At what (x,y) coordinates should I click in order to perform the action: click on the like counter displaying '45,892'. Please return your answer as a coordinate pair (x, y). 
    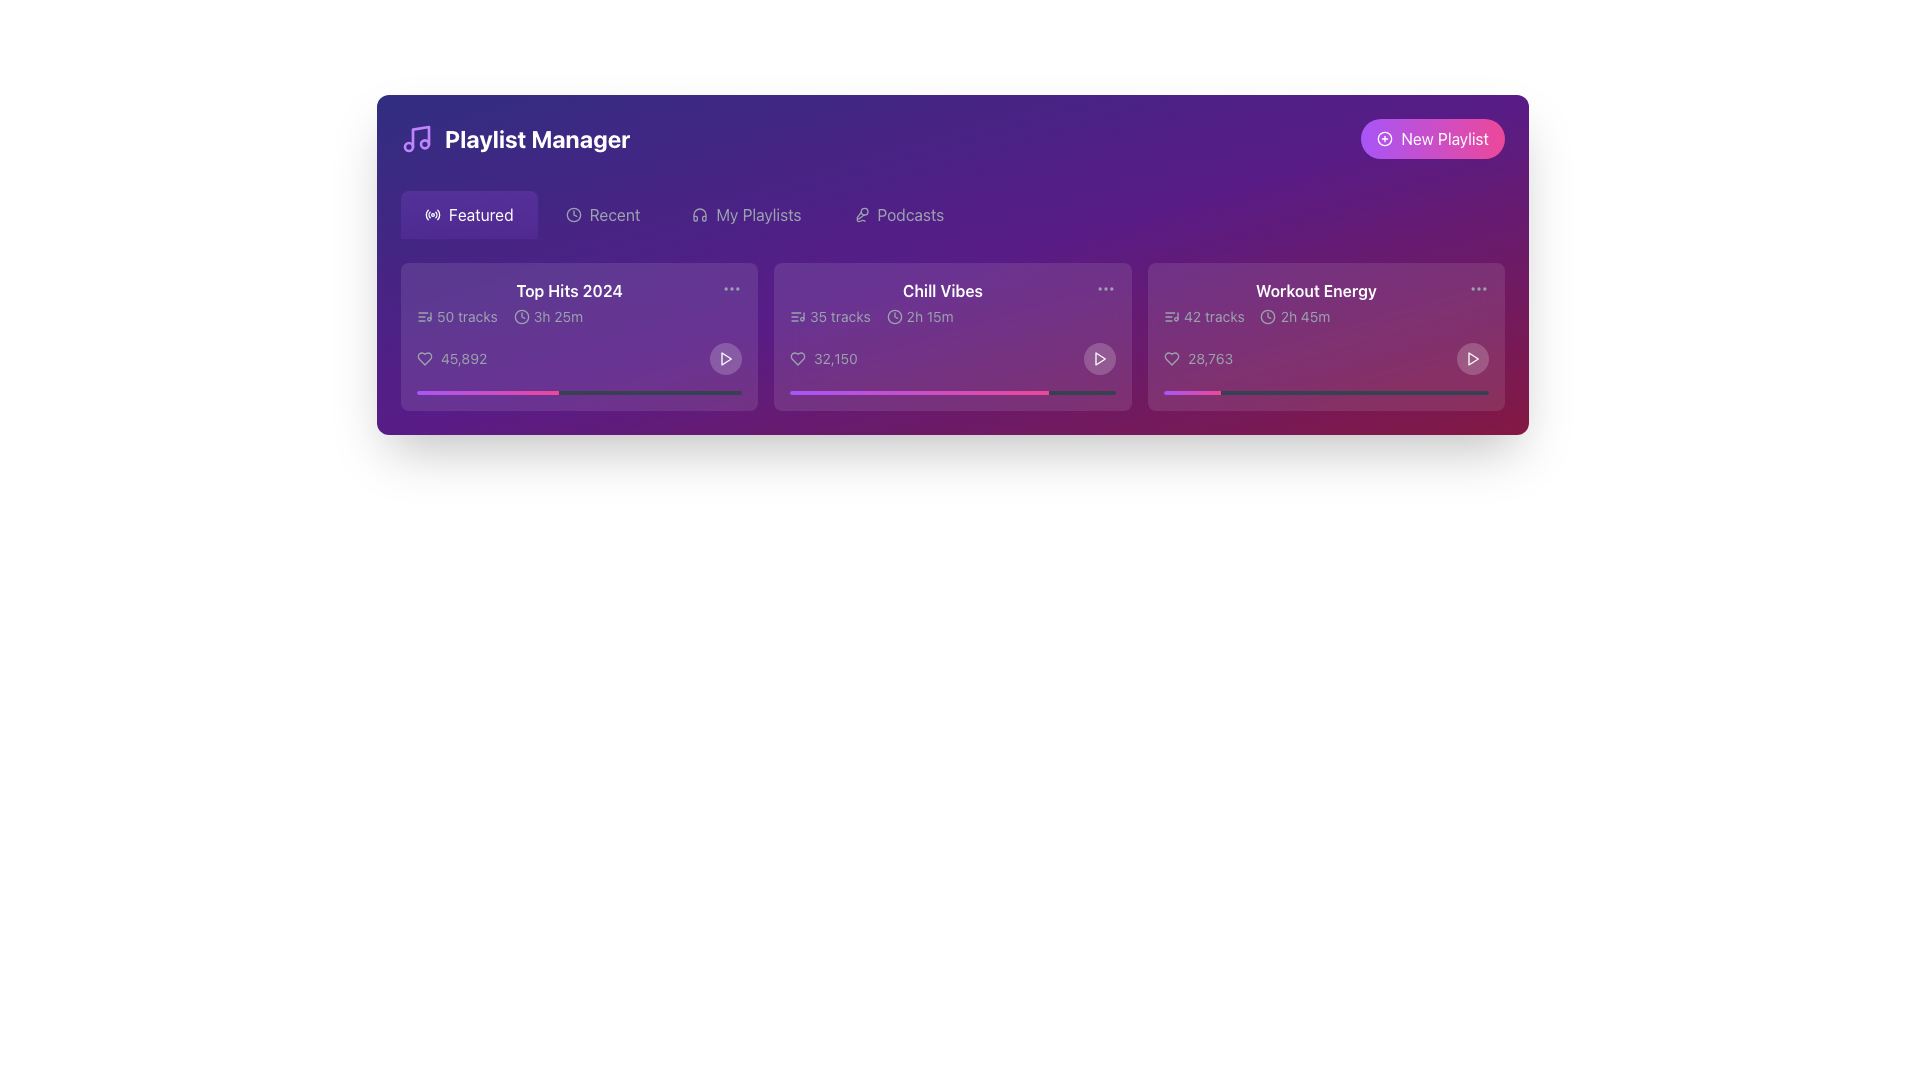
    Looking at the image, I should click on (450, 357).